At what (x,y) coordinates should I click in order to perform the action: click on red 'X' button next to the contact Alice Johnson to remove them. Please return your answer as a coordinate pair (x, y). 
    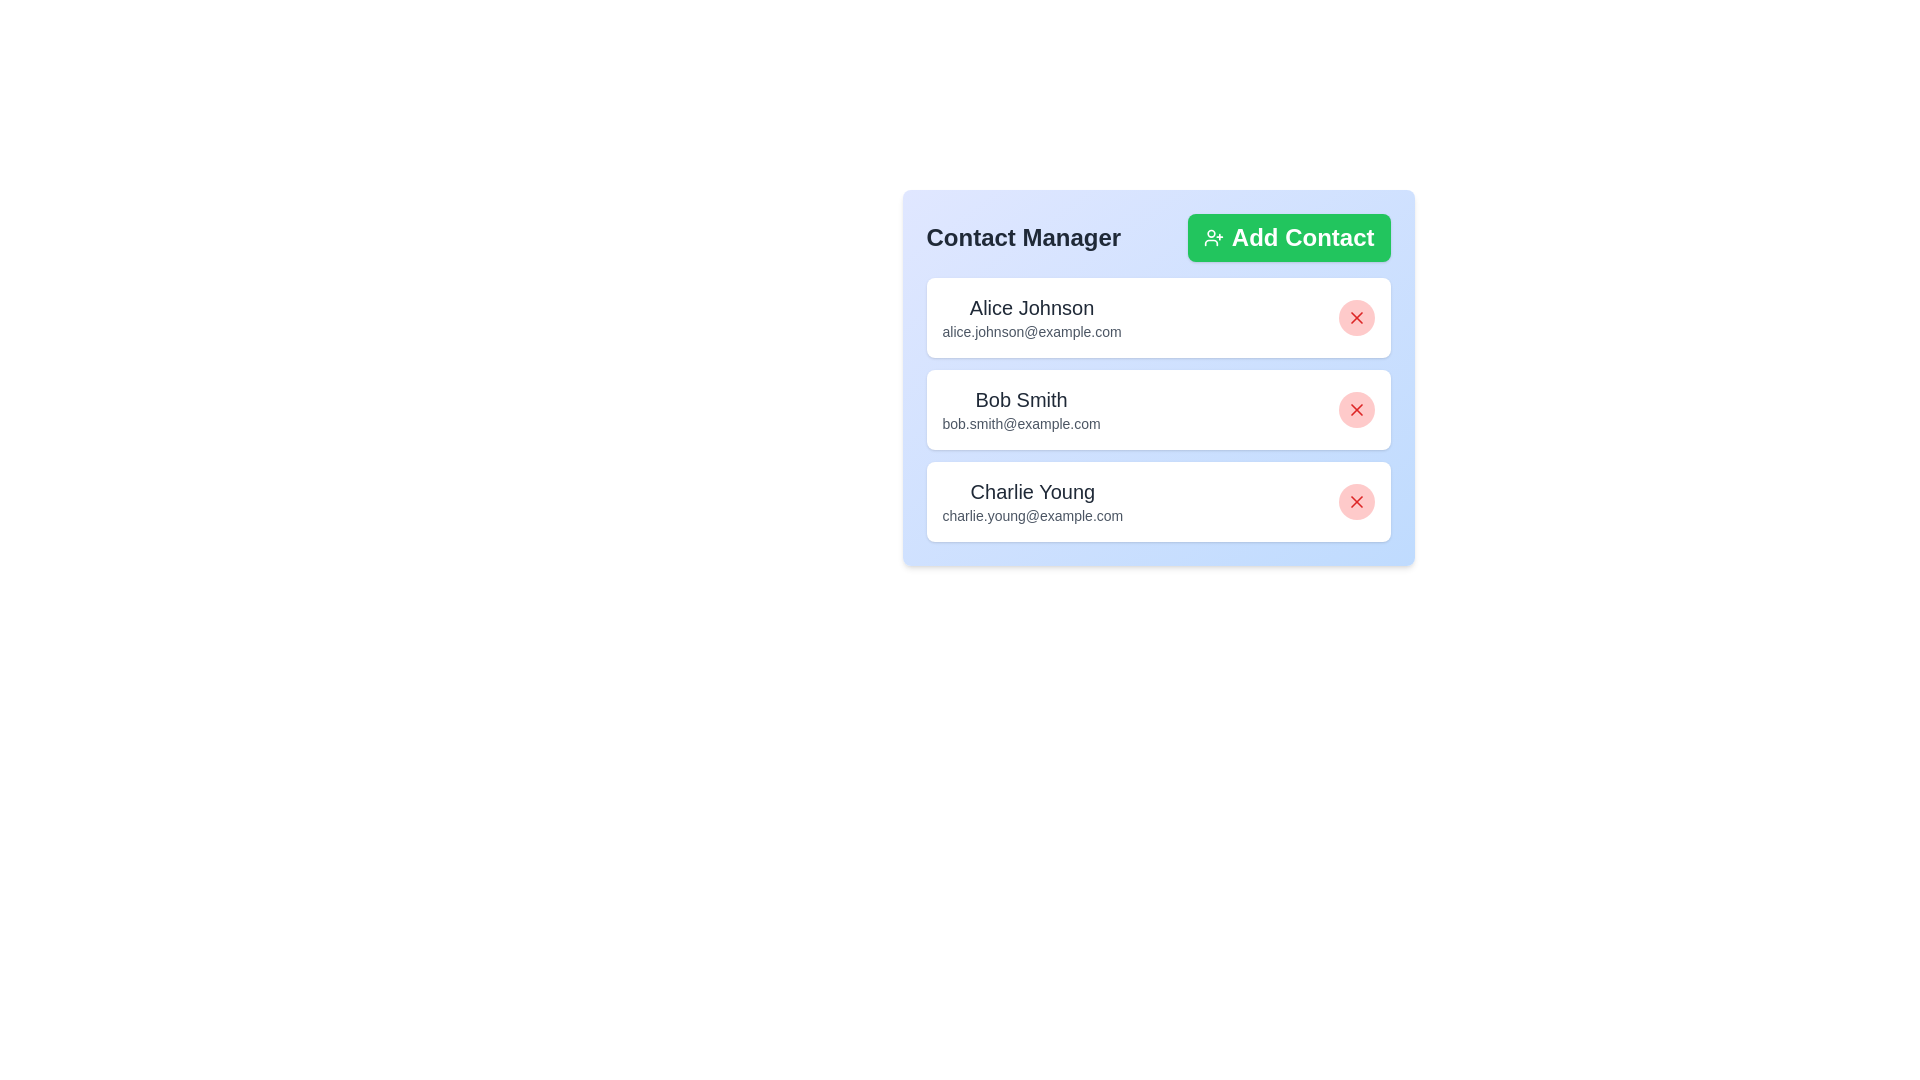
    Looking at the image, I should click on (1356, 316).